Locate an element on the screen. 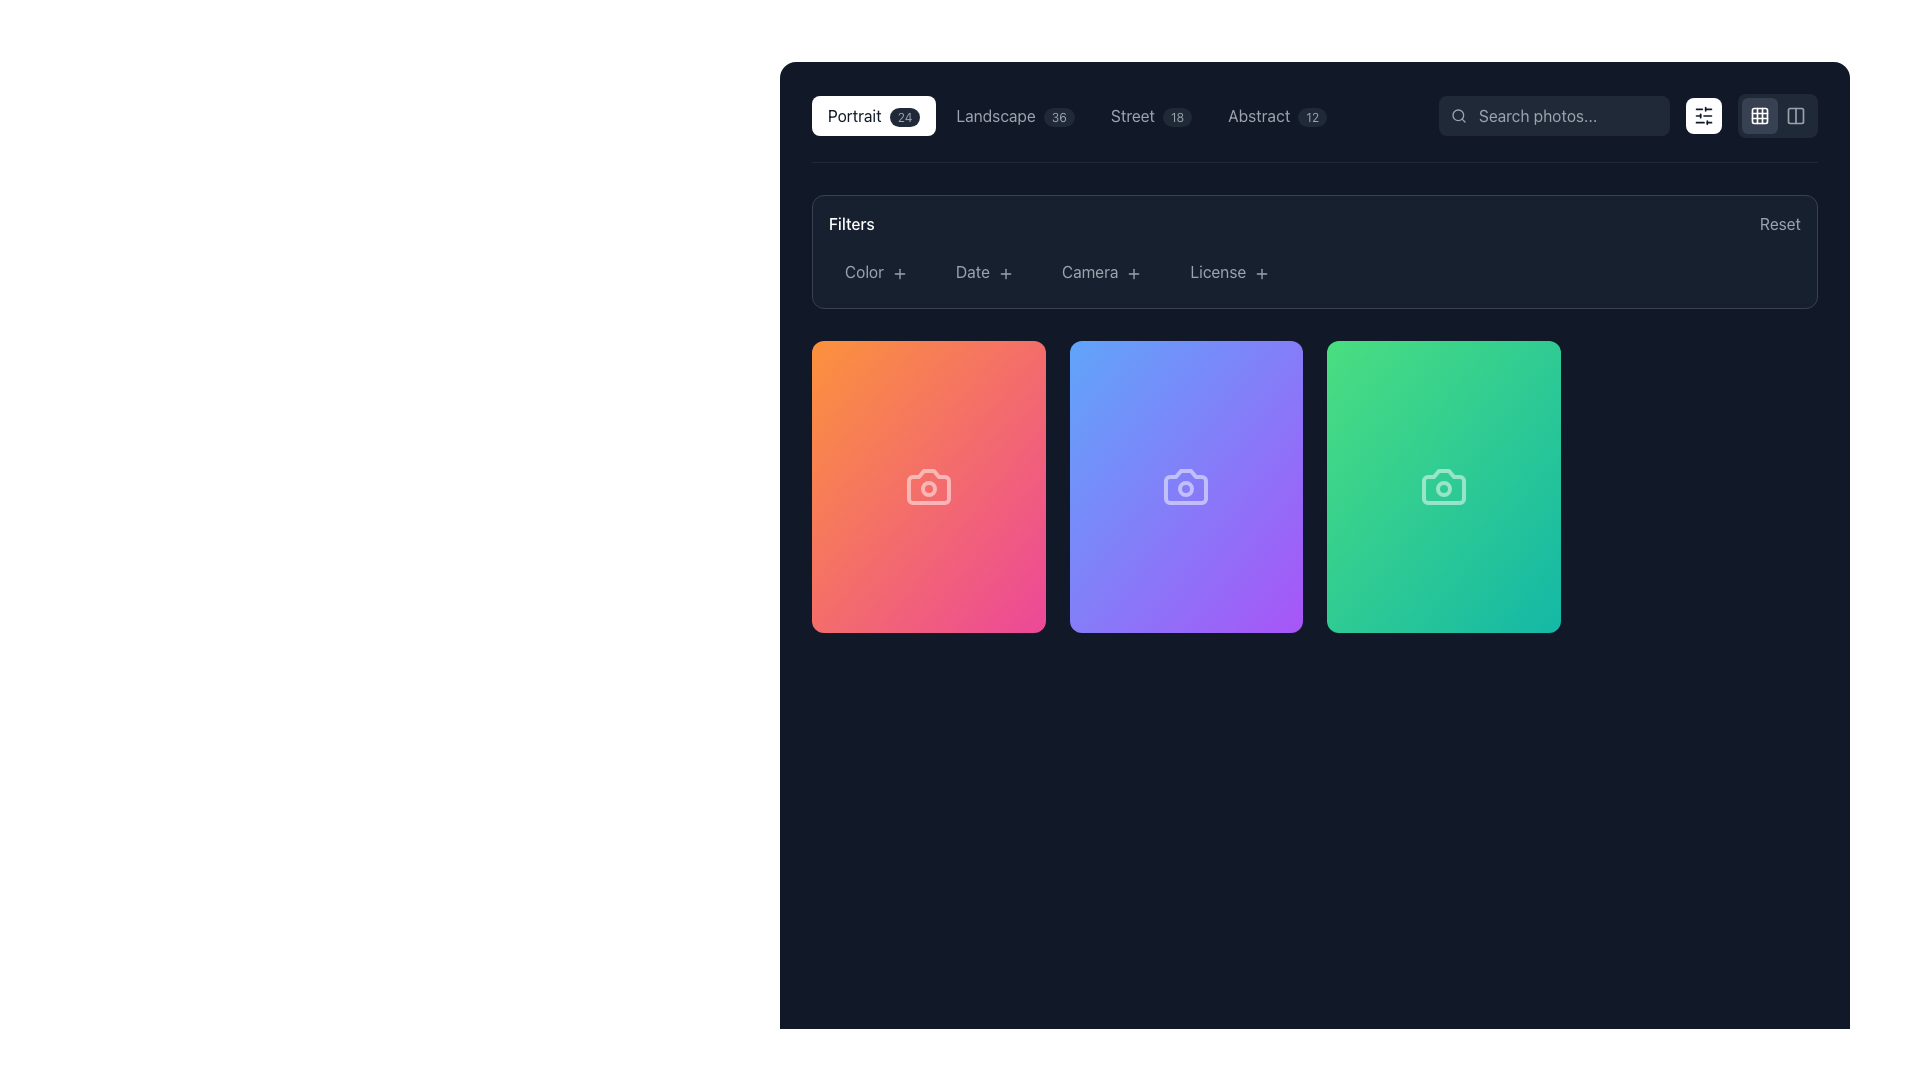  the circular lens component of the camera icon situated within the third box on the right, which has a green gradient background is located at coordinates (1443, 488).